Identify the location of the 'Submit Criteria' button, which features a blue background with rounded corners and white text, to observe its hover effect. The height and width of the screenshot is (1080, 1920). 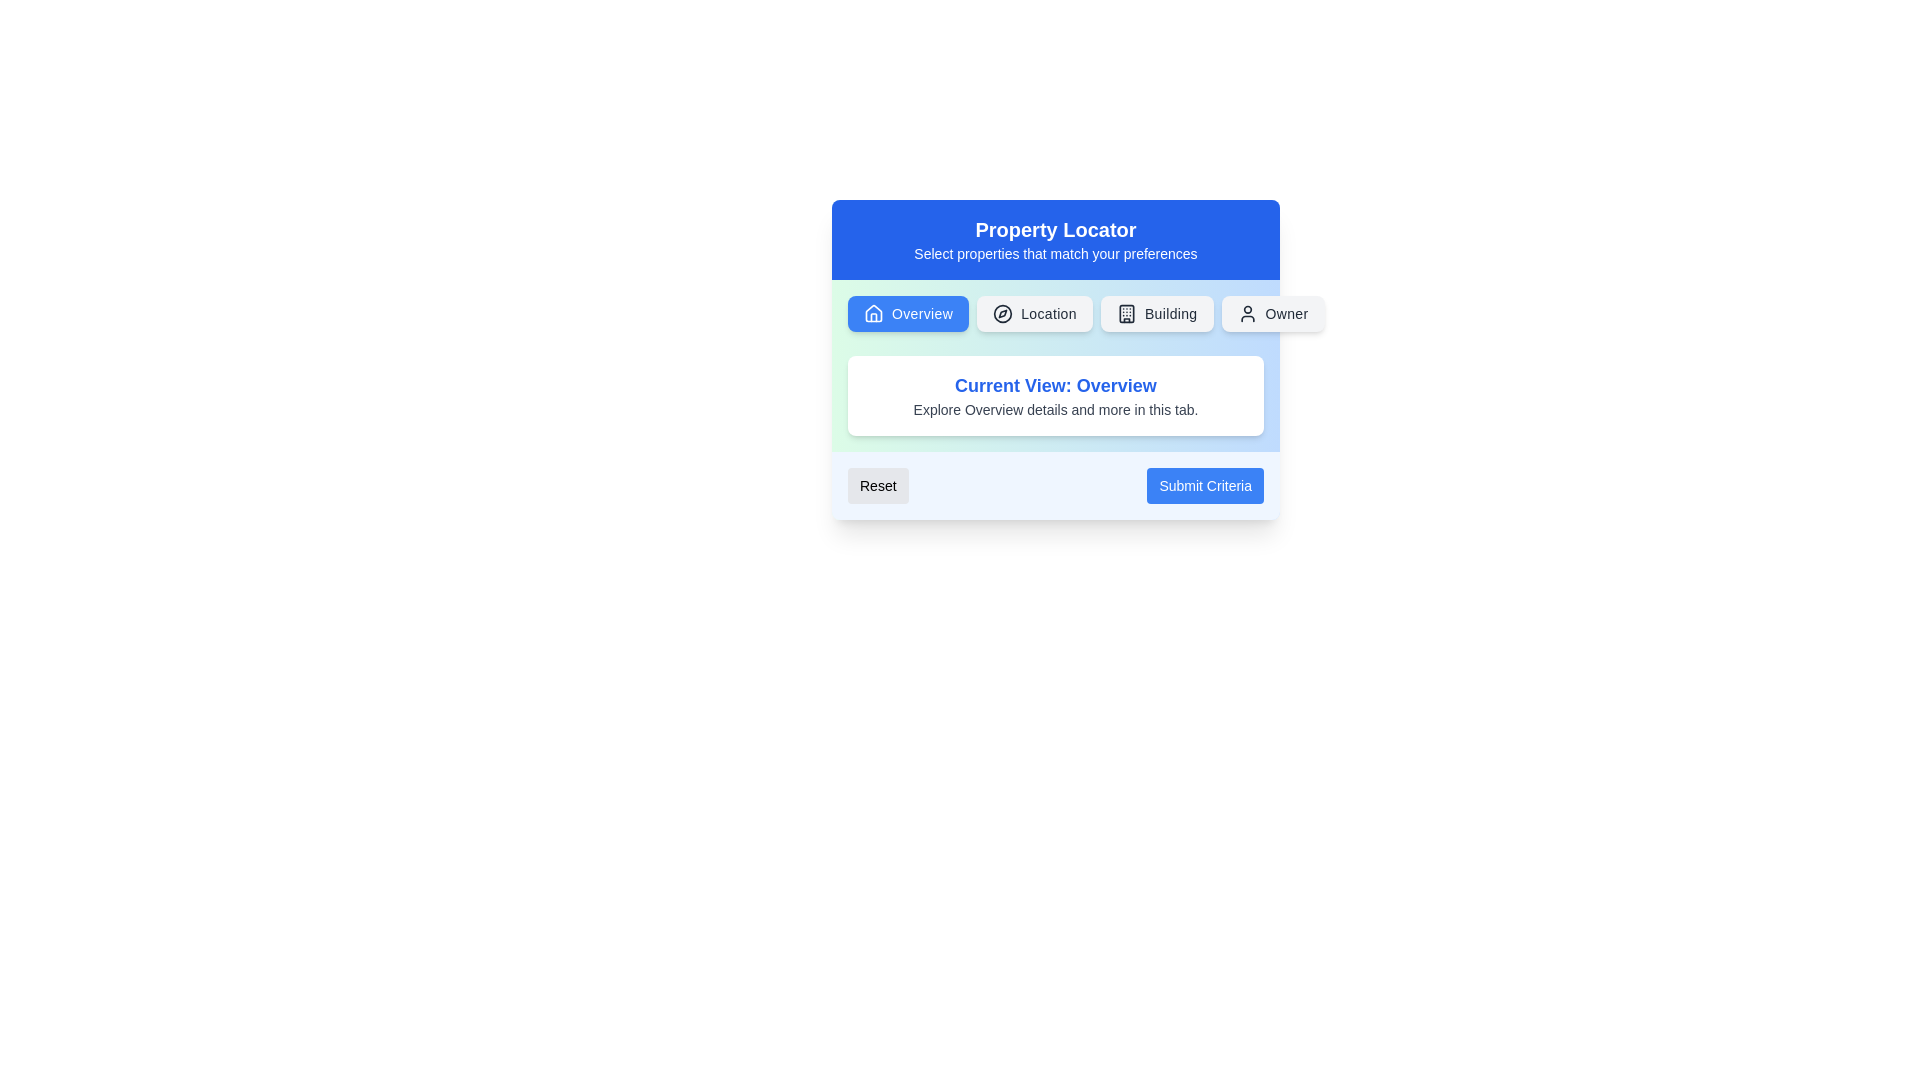
(1204, 486).